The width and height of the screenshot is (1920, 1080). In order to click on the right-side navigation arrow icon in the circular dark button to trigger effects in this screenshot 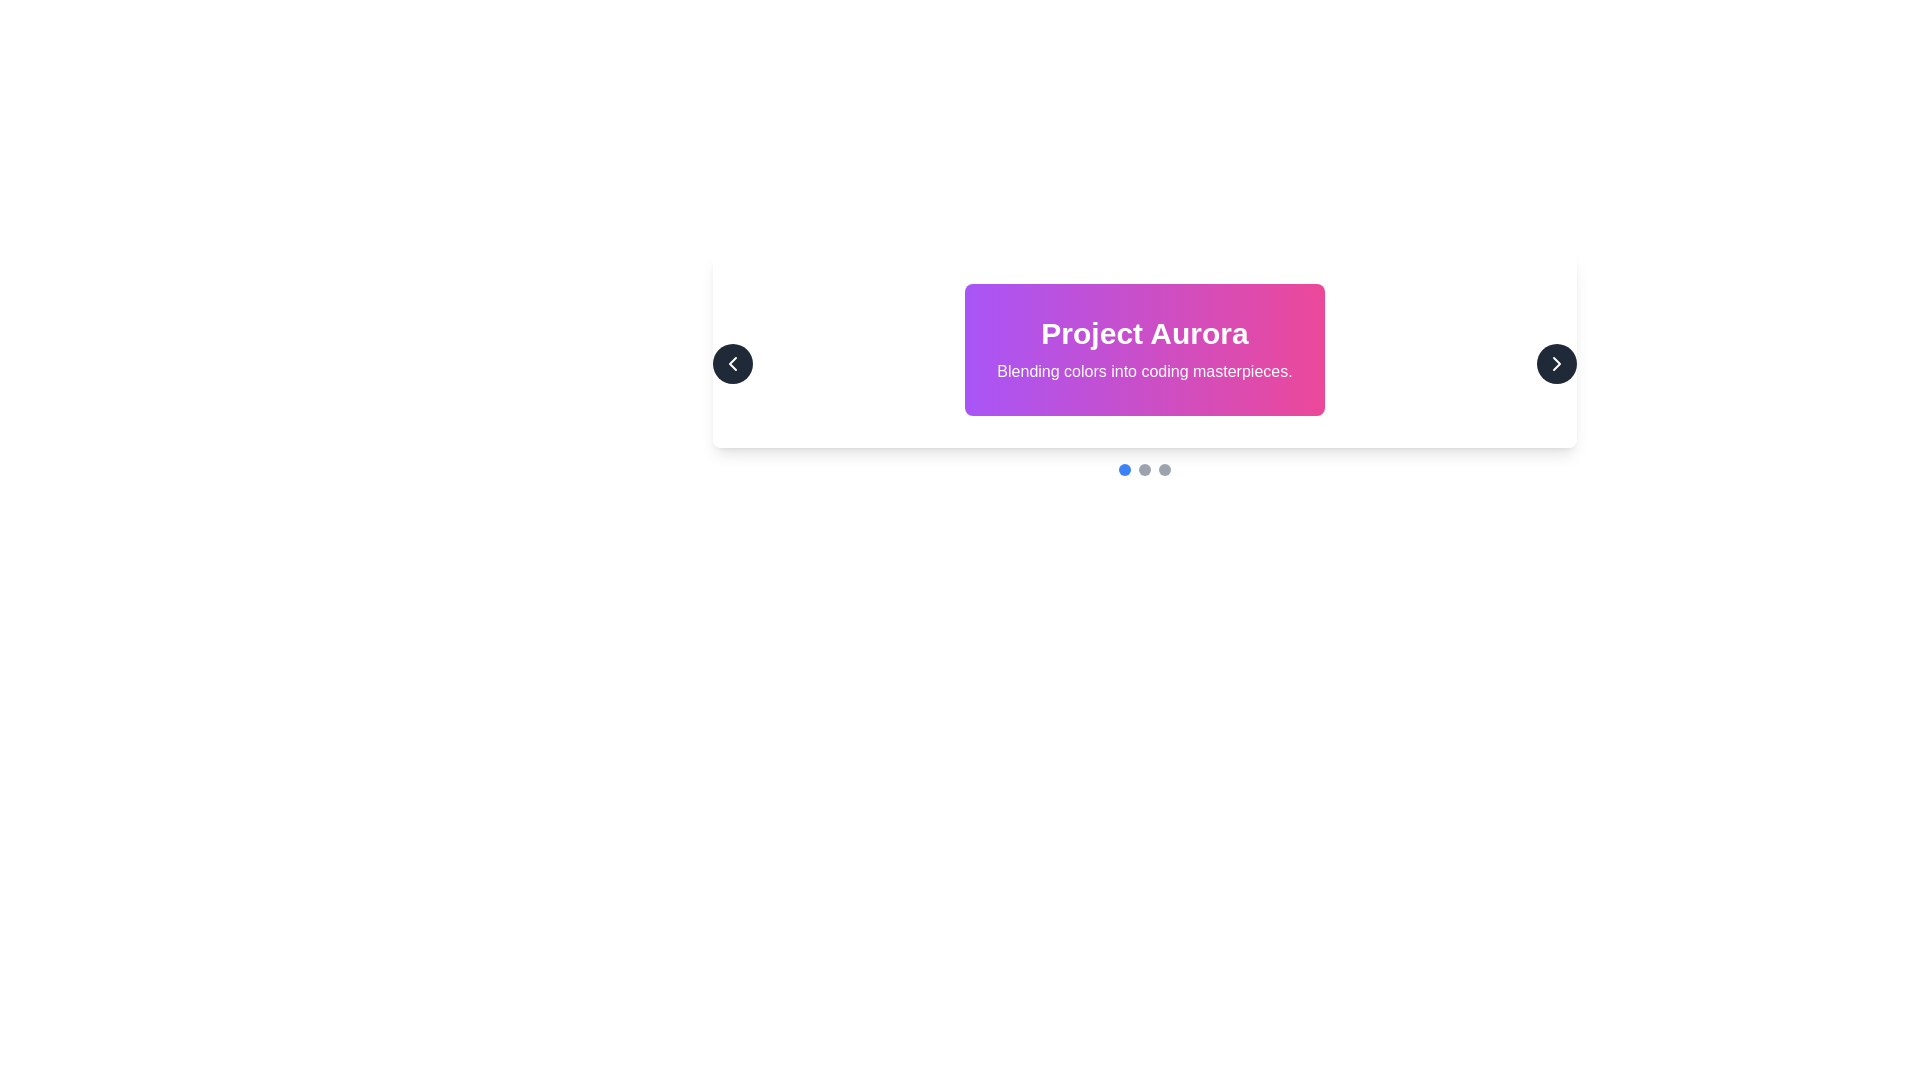, I will do `click(1555, 363)`.